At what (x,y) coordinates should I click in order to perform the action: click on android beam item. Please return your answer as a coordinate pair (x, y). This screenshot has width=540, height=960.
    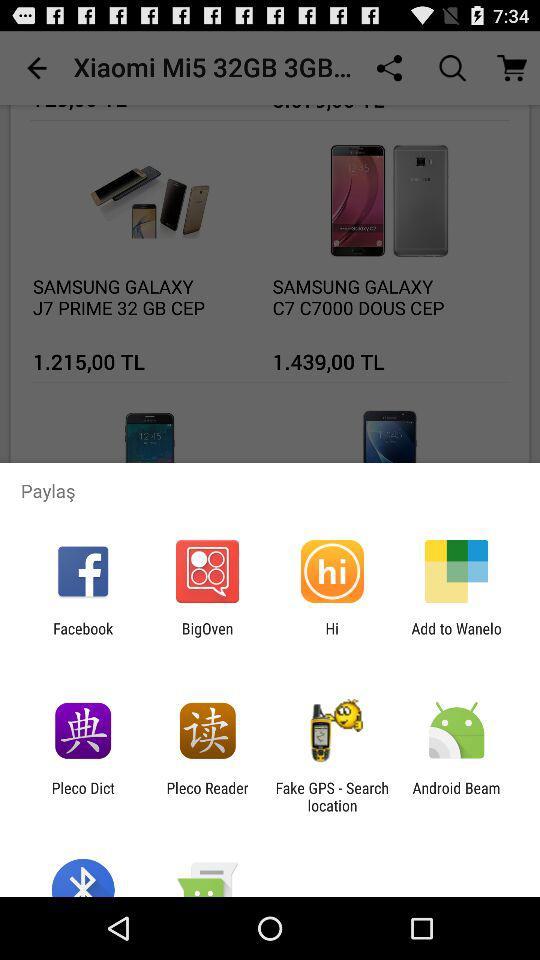
    Looking at the image, I should click on (456, 796).